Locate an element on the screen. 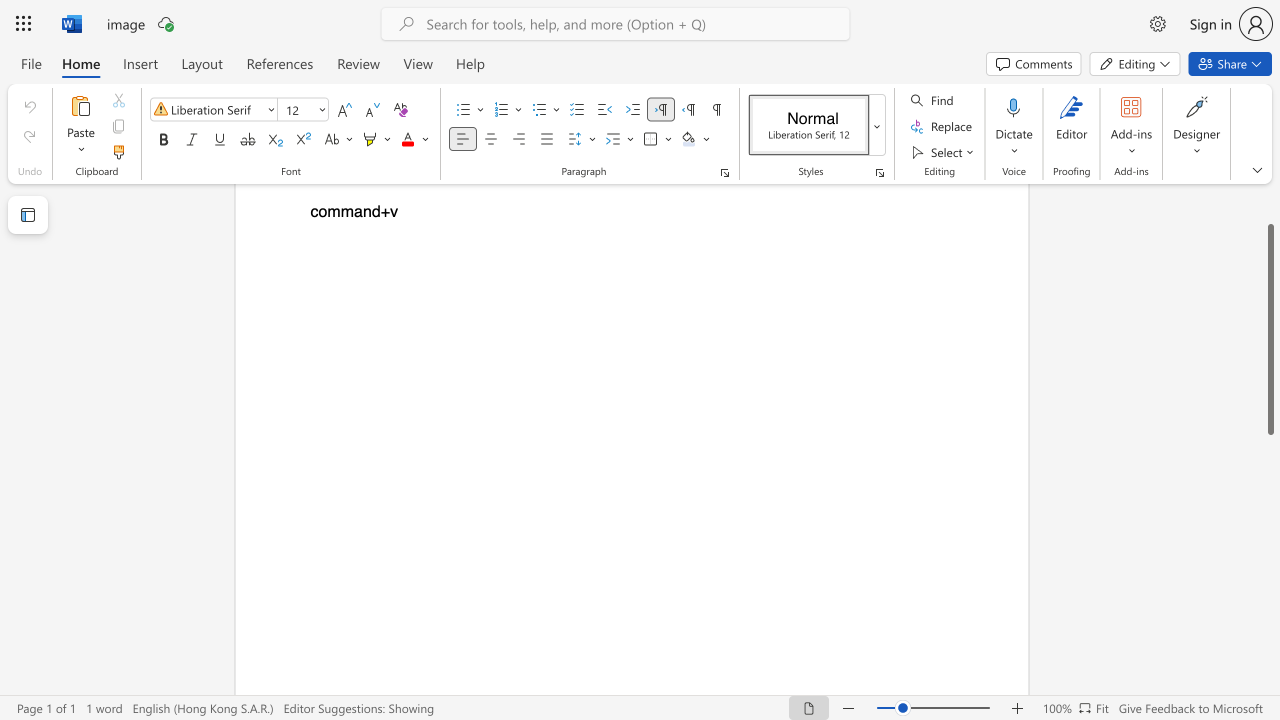 The height and width of the screenshot is (720, 1280). the scrollbar and move up 20 pixels is located at coordinates (1269, 328).